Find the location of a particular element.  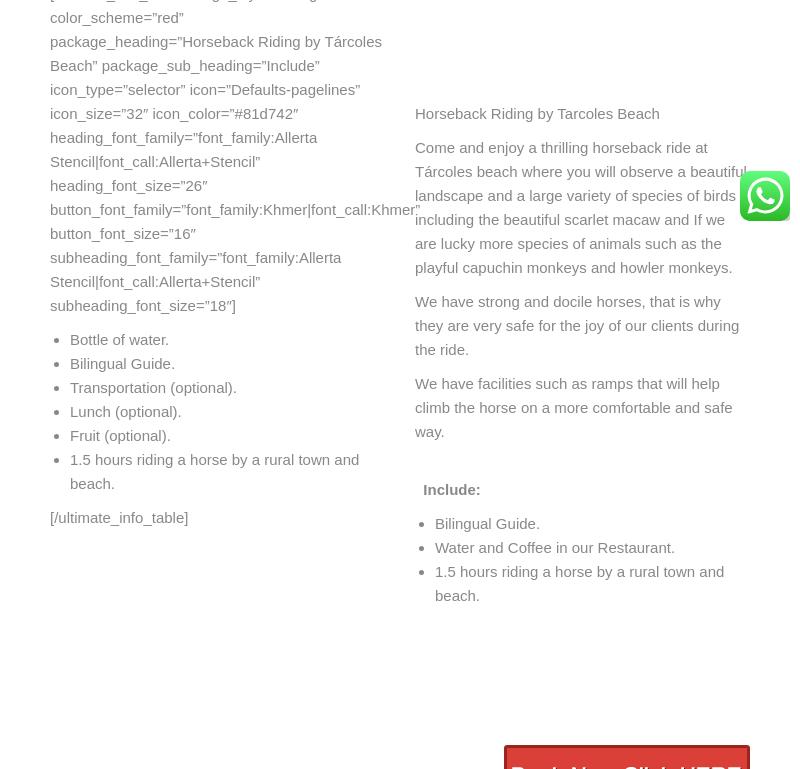

'Include:' is located at coordinates (446, 487).